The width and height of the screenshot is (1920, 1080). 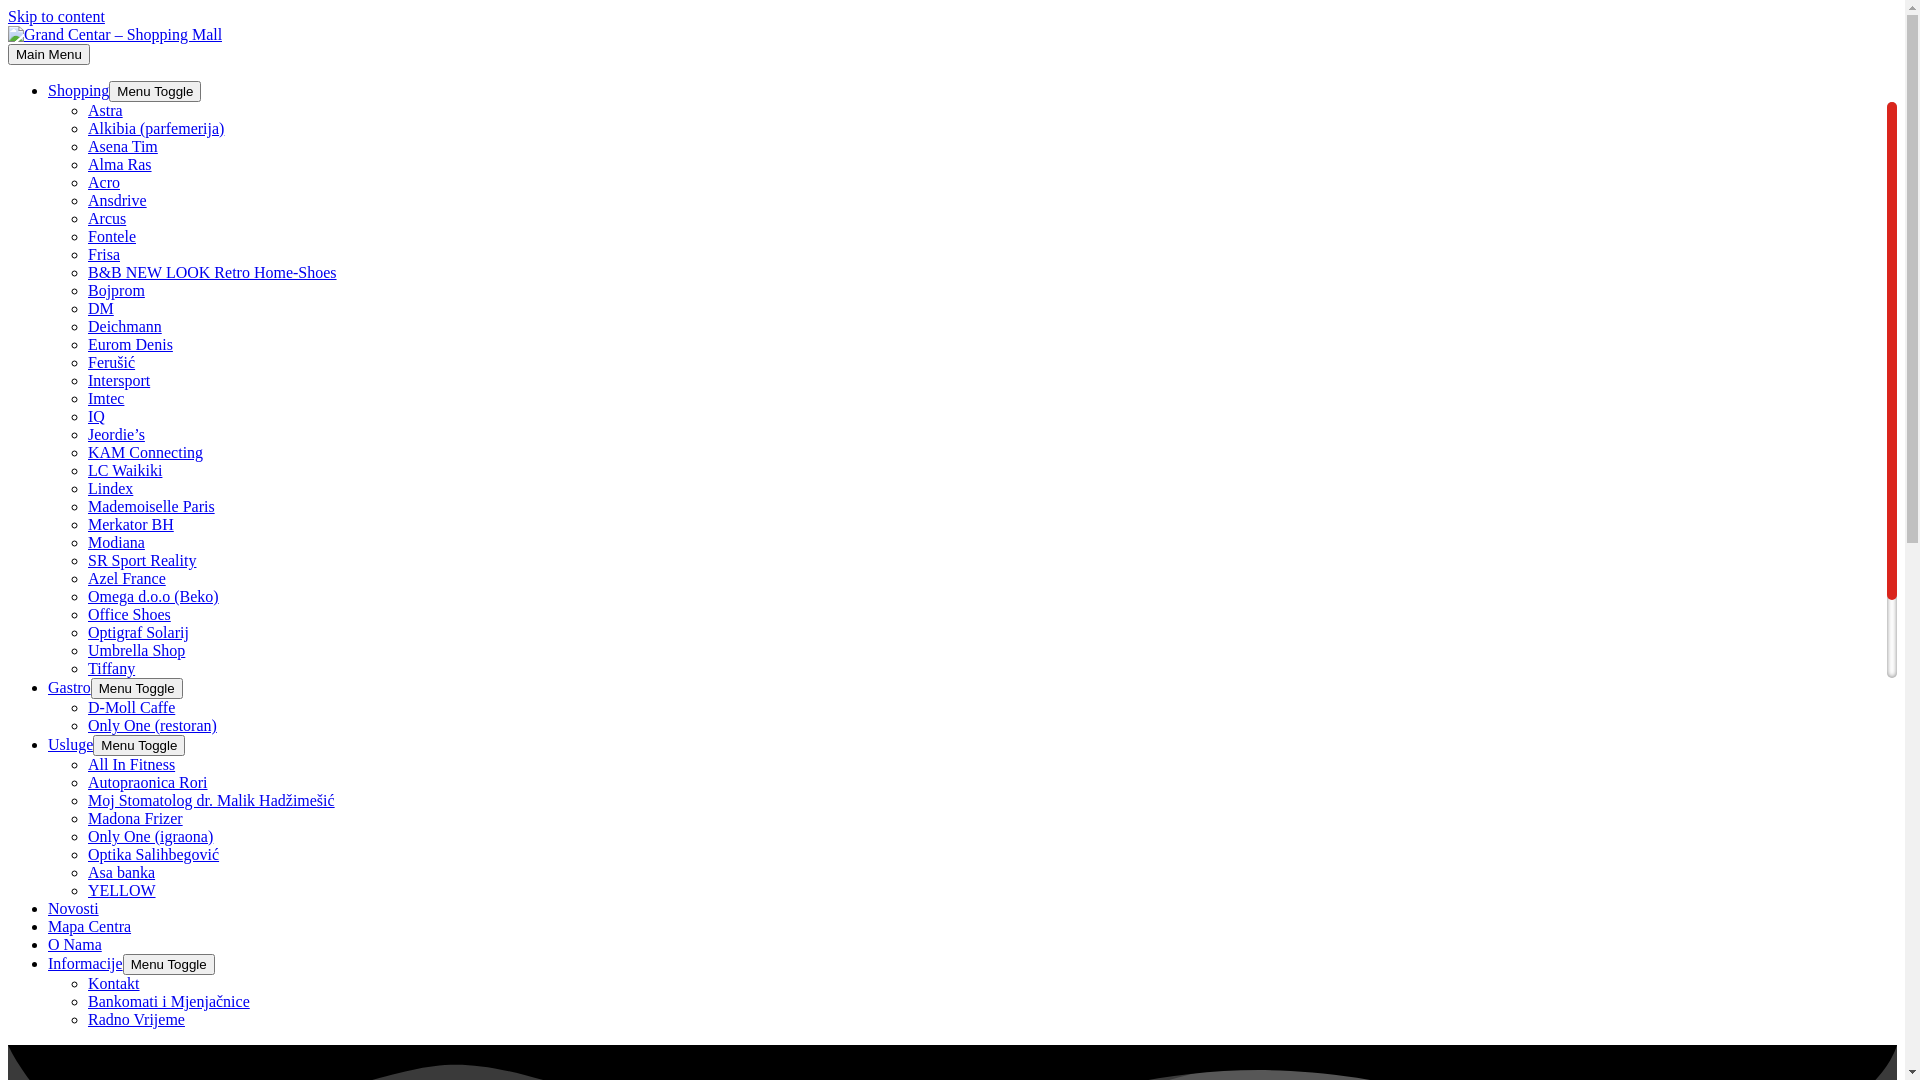 What do you see at coordinates (127, 722) in the screenshot?
I see `'Planika Flex'` at bounding box center [127, 722].